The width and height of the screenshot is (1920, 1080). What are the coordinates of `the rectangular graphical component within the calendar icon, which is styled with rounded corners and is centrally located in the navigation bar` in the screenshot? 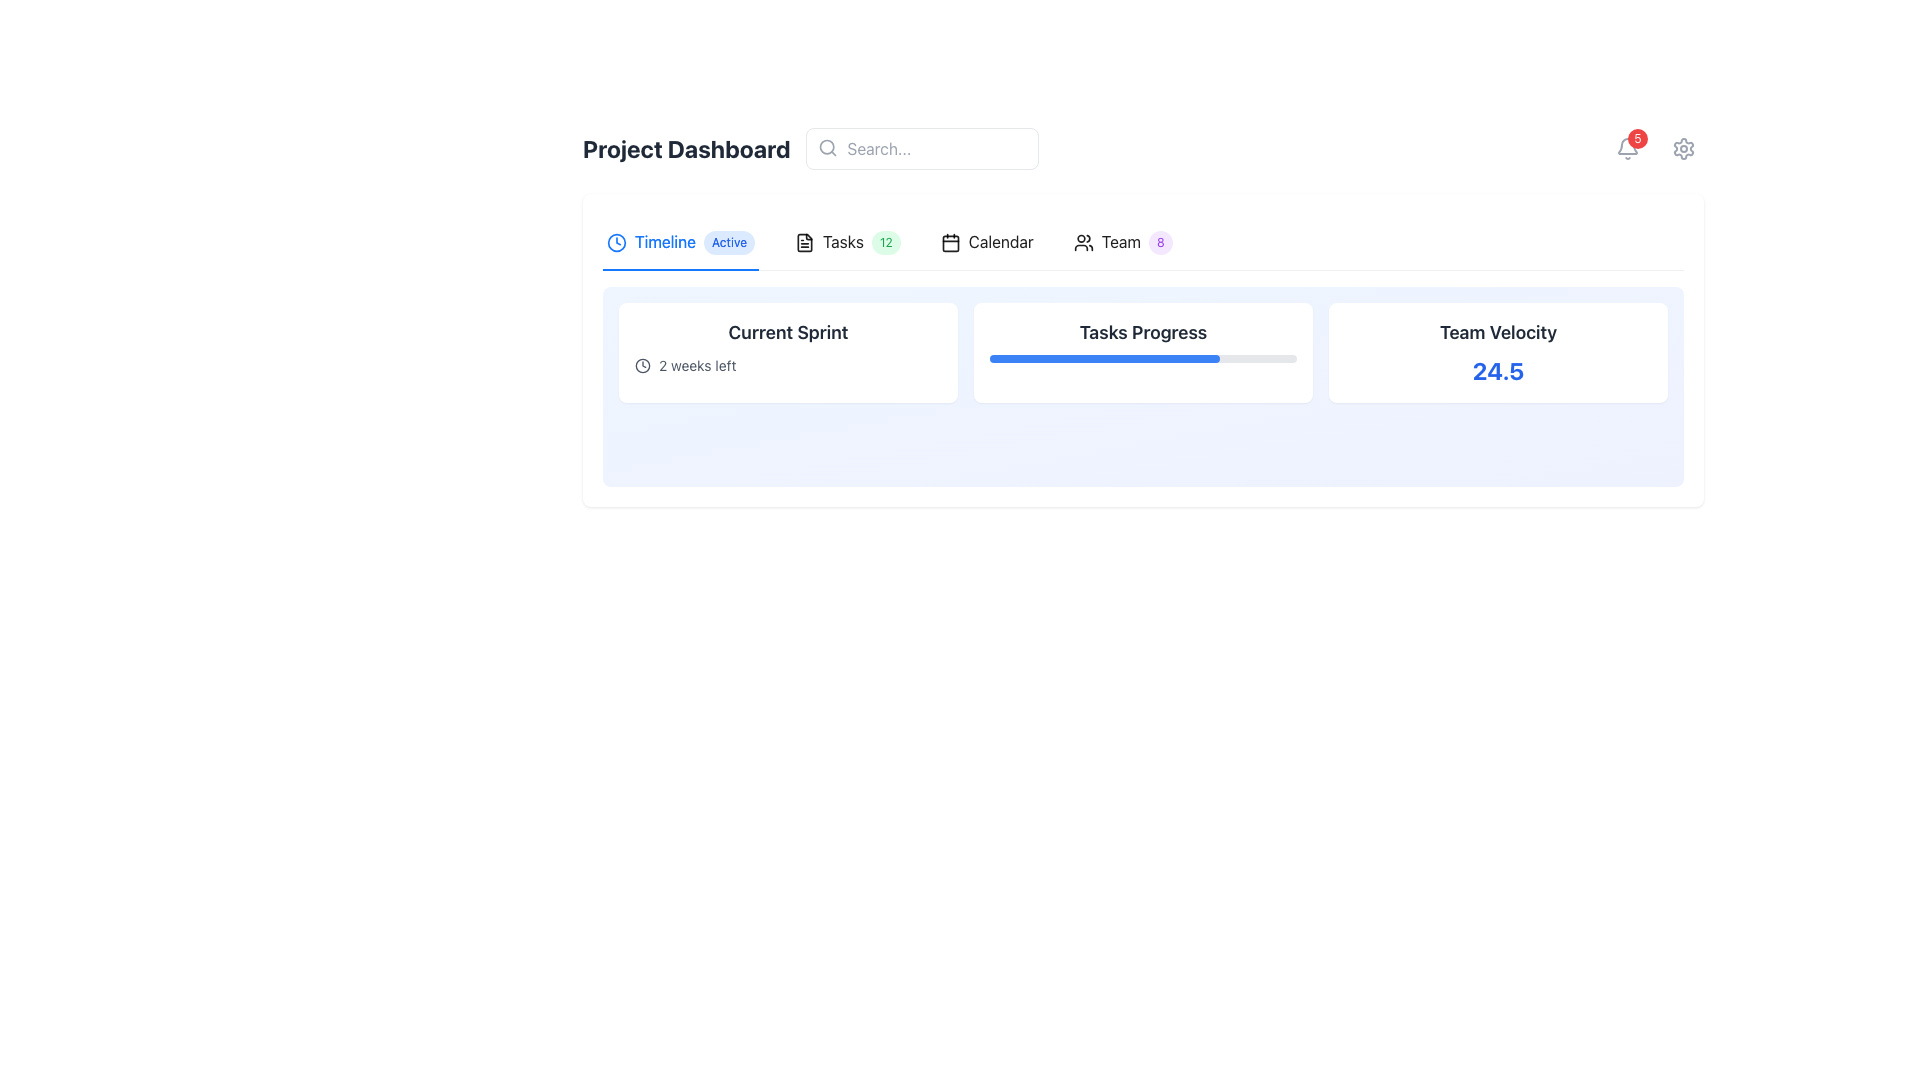 It's located at (949, 242).